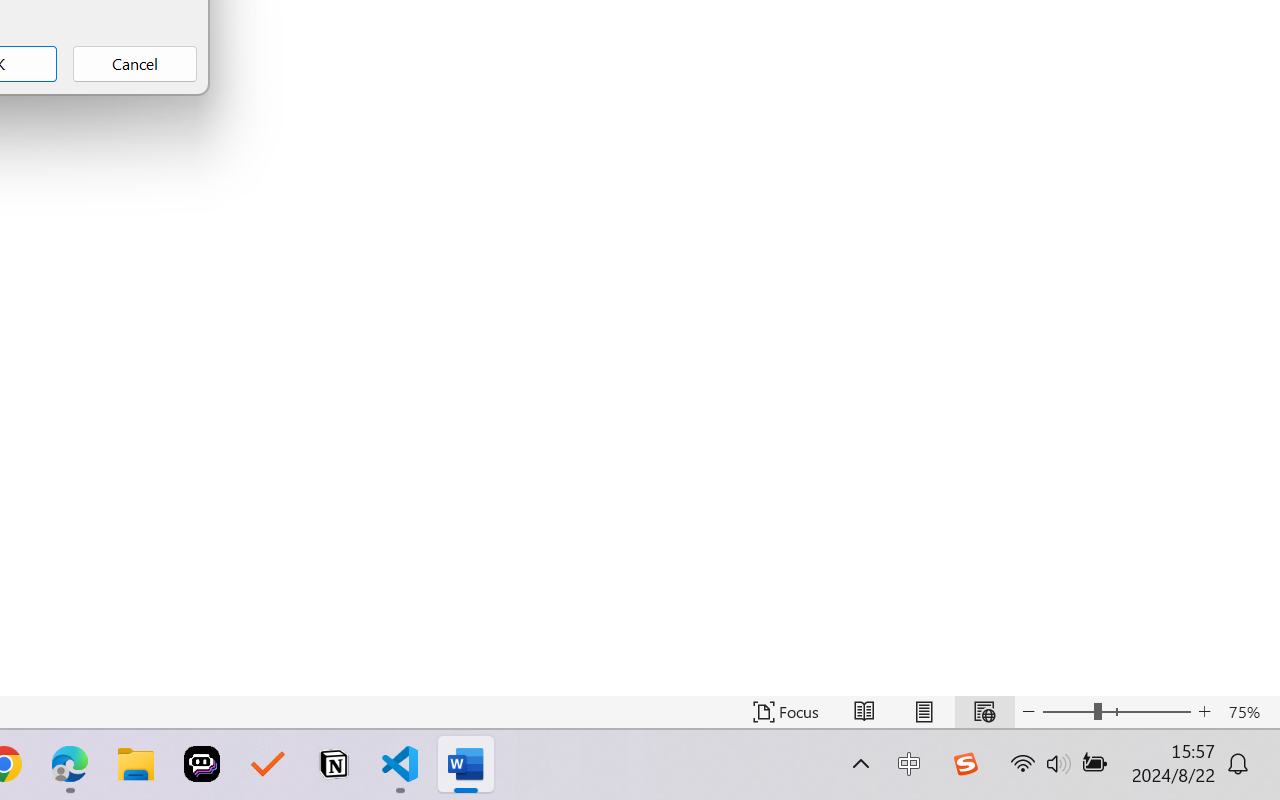 The height and width of the screenshot is (800, 1280). Describe the element at coordinates (984, 711) in the screenshot. I see `'Web Layout'` at that location.